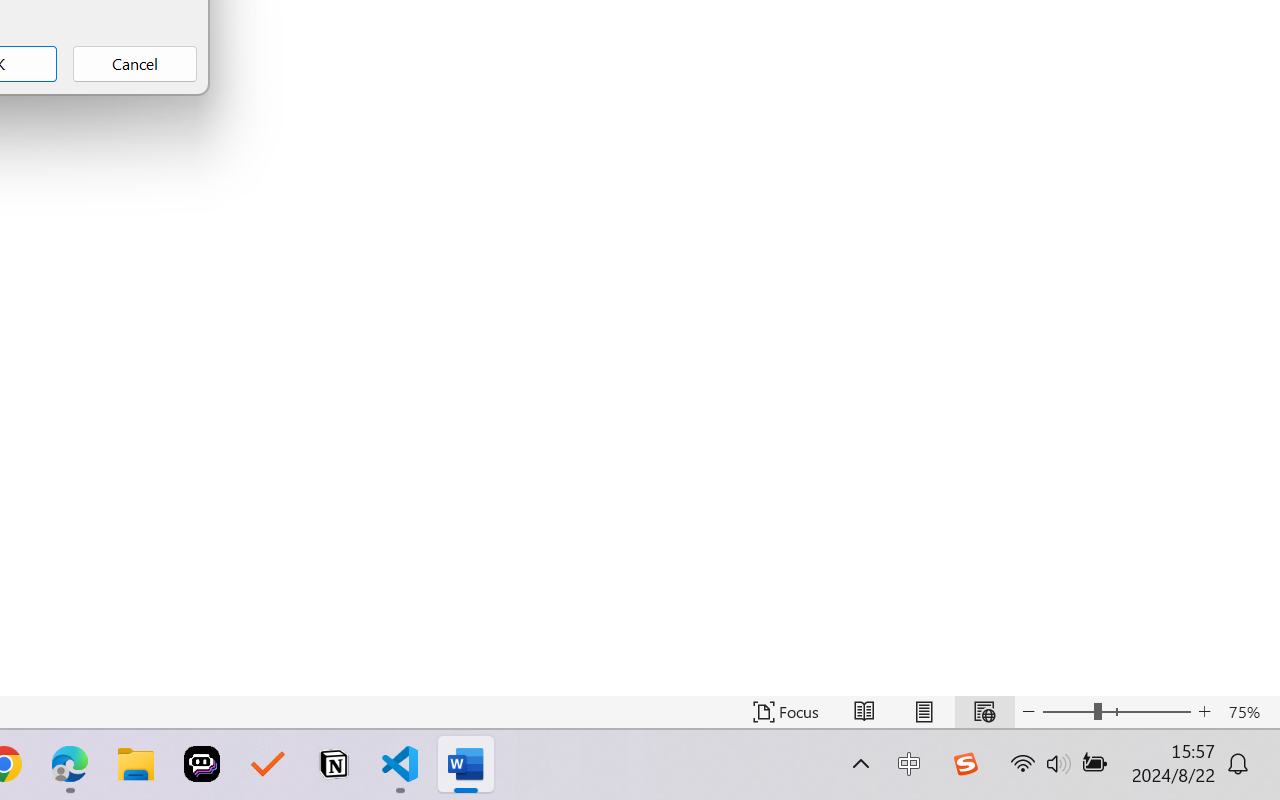 The height and width of the screenshot is (800, 1280). Describe the element at coordinates (984, 711) in the screenshot. I see `'Web Layout'` at that location.